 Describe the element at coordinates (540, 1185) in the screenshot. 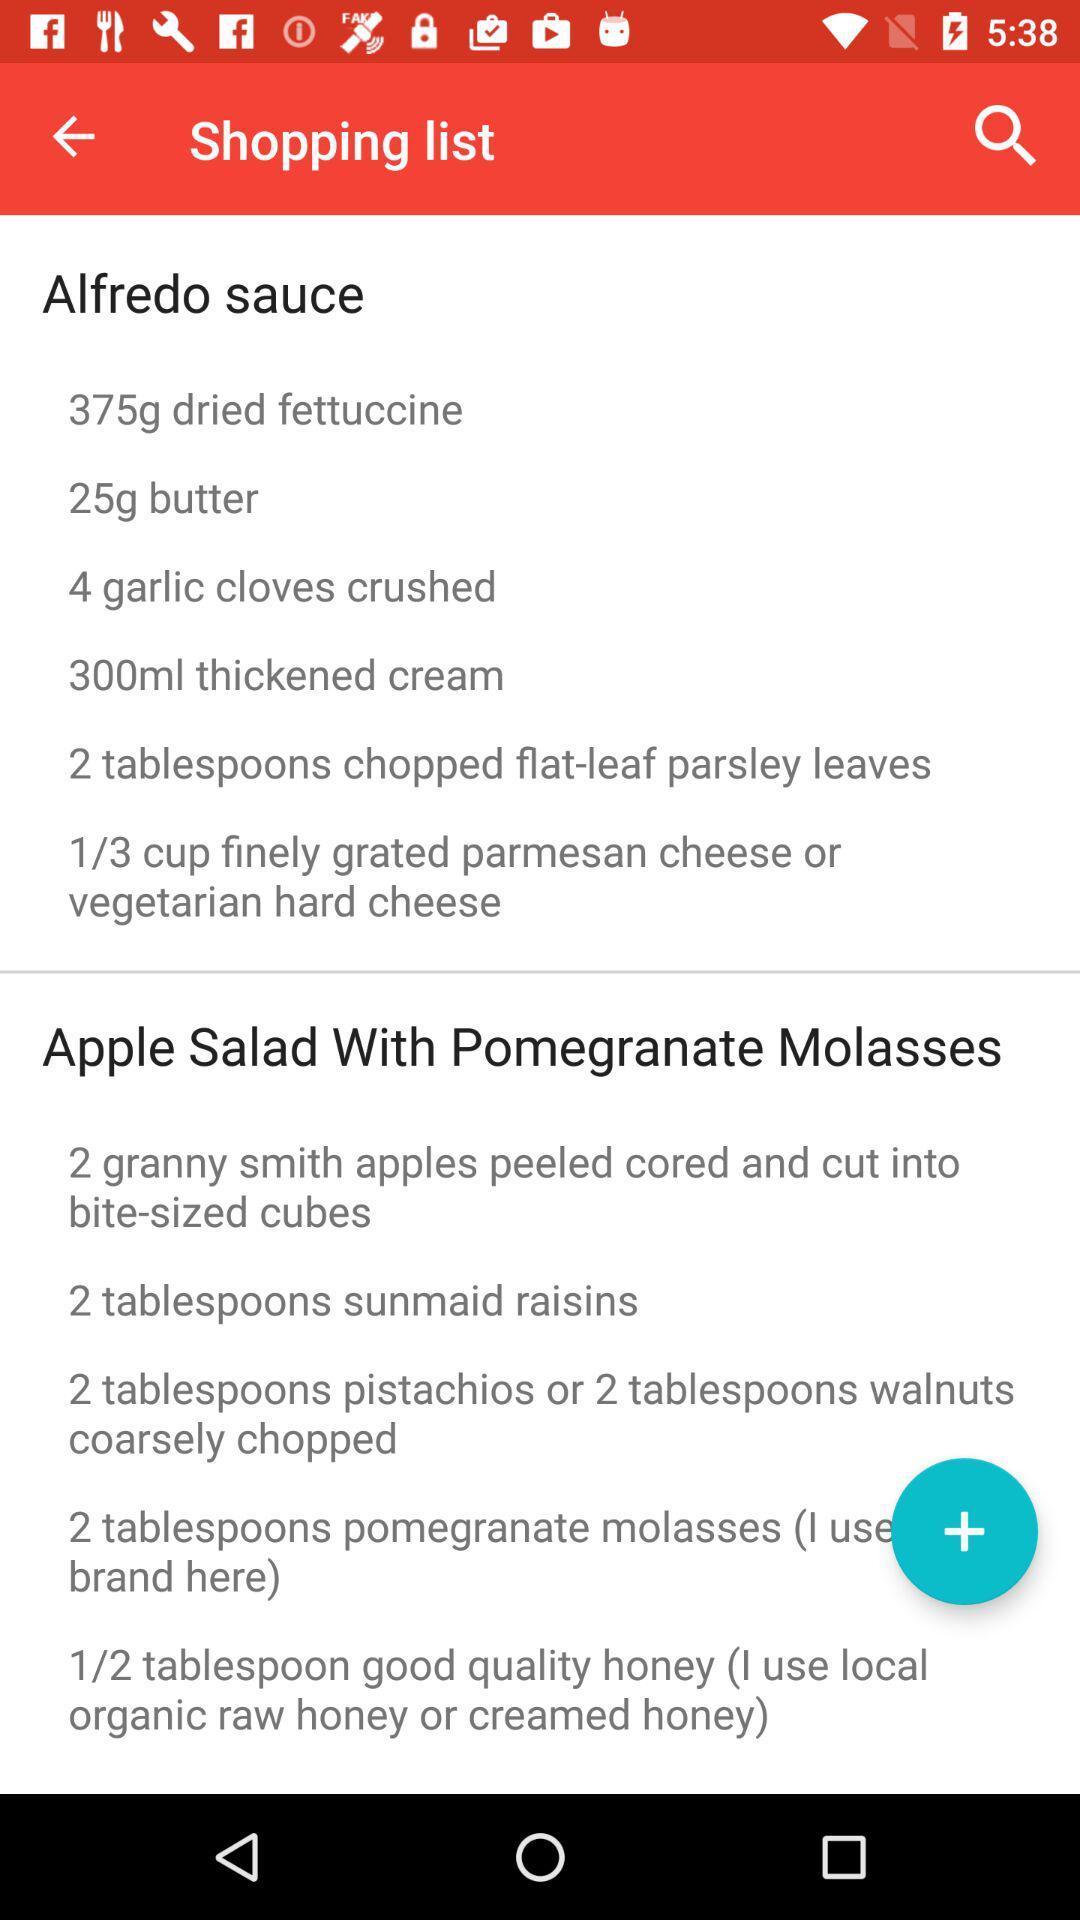

I see `2 granny smith icon` at that location.